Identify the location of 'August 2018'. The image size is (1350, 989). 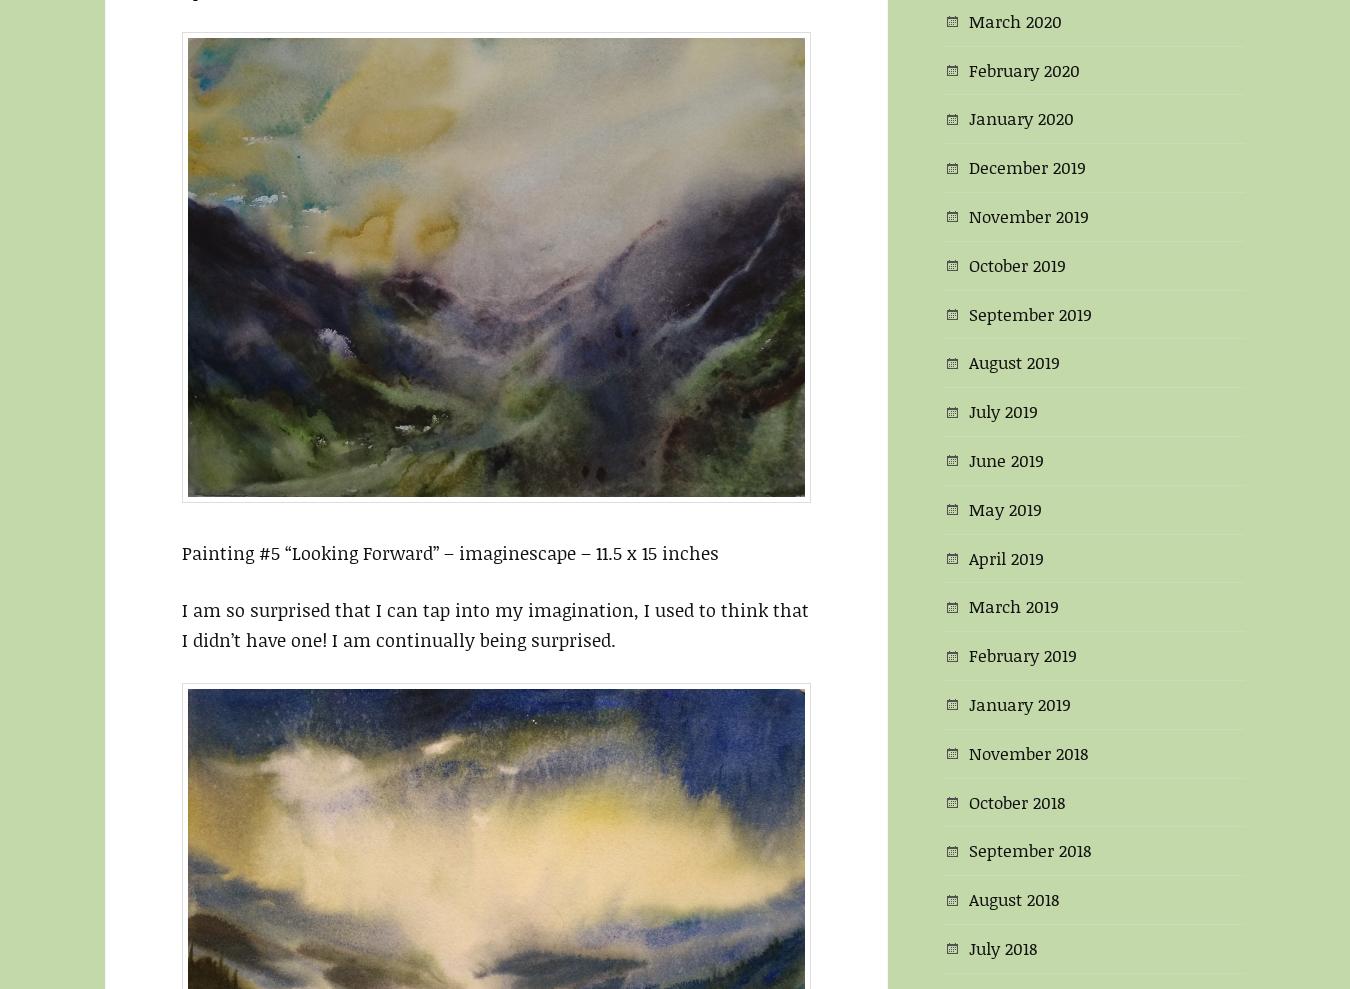
(1013, 898).